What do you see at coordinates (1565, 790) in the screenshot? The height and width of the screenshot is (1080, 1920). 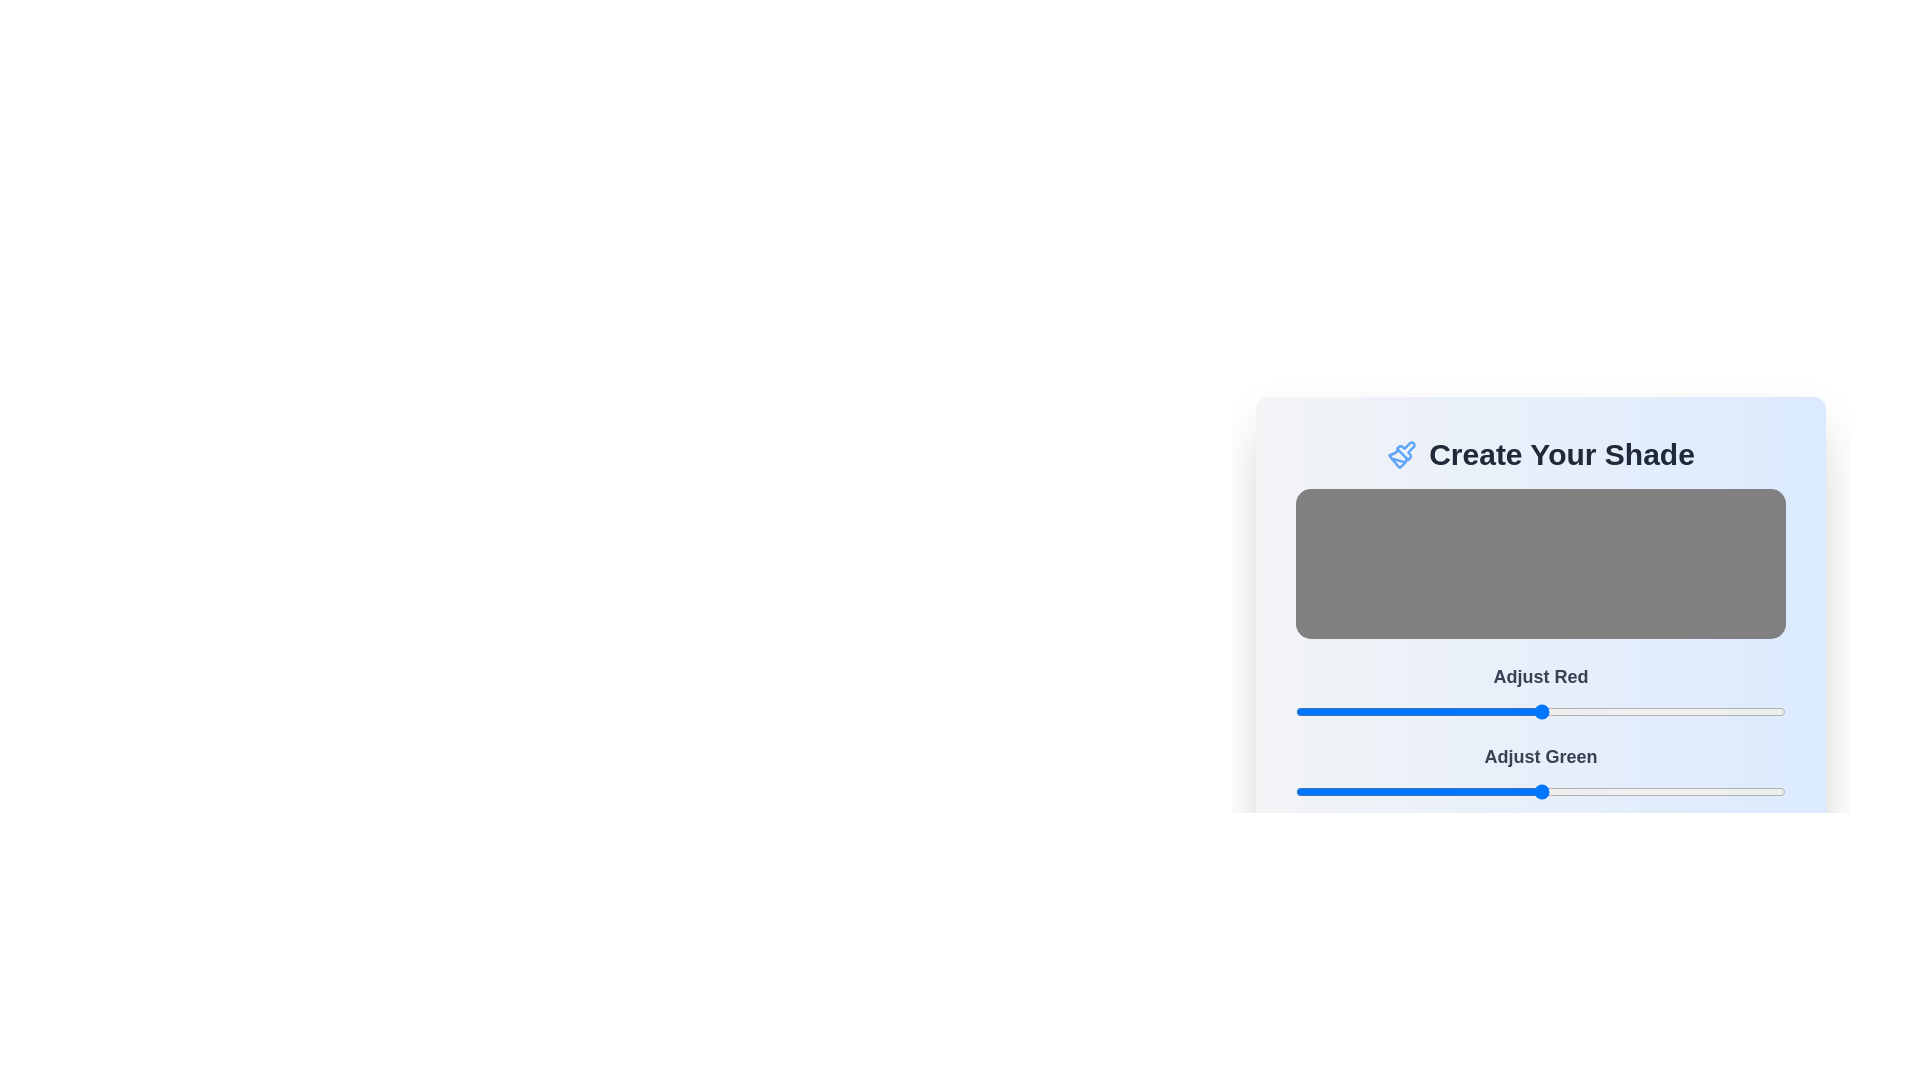 I see `the green color slider to 141` at bounding box center [1565, 790].